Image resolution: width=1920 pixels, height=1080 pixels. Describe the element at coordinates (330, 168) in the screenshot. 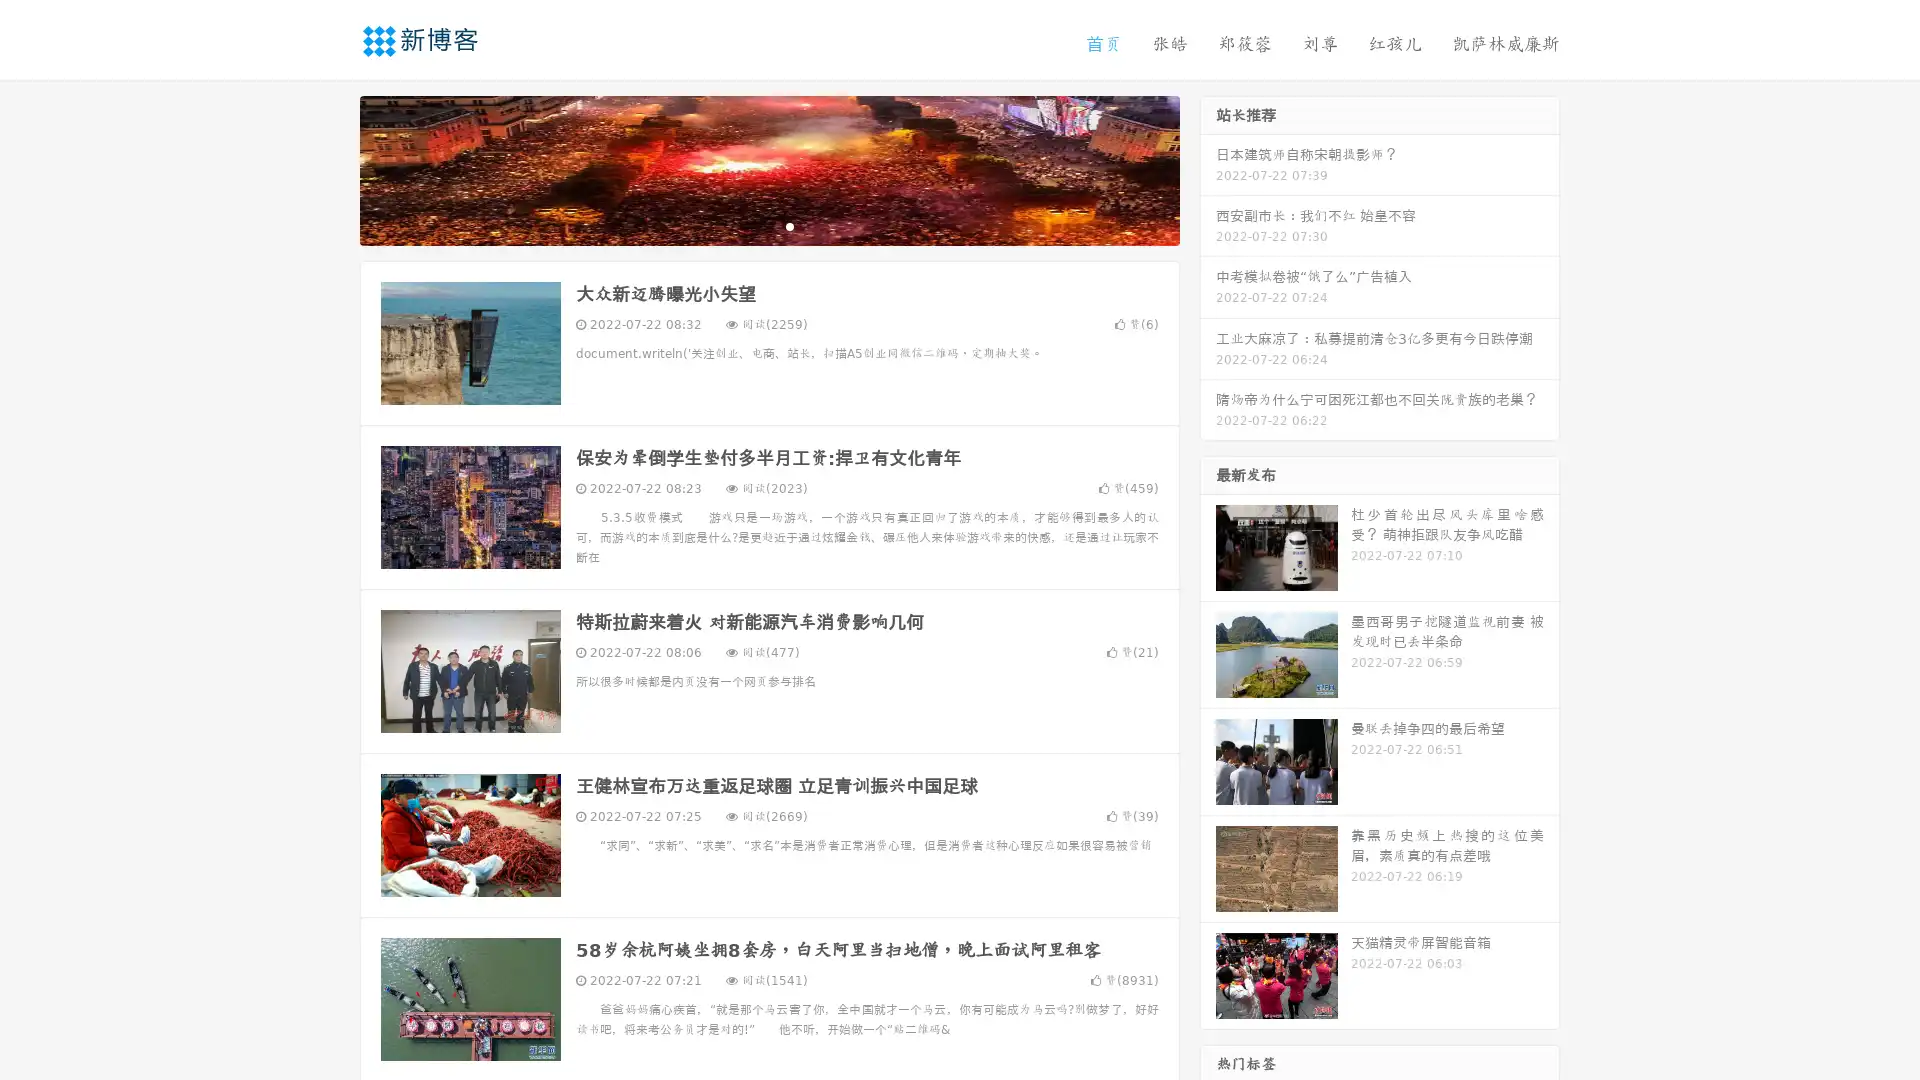

I see `Previous slide` at that location.